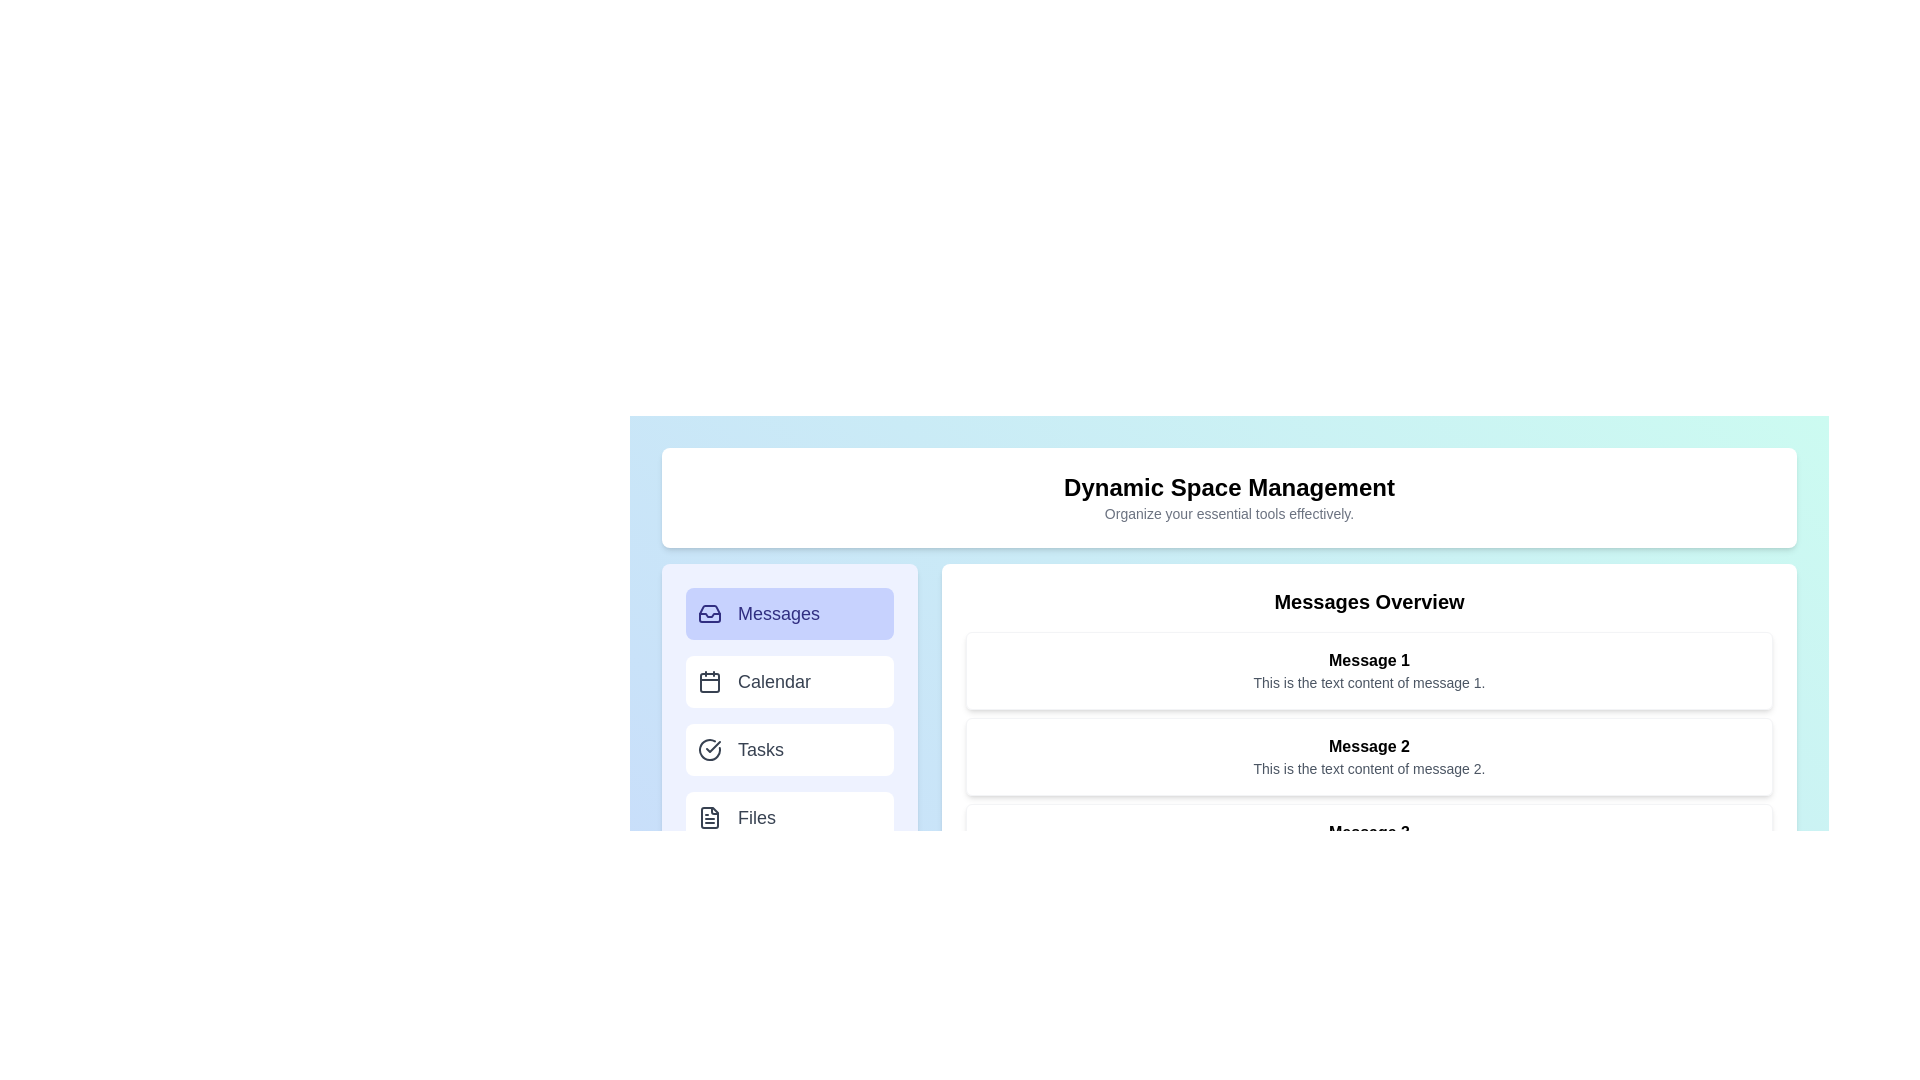 The image size is (1920, 1080). I want to click on the text label that displays 'This is the text content of message 2.' positioned below the title 'Message 2.', so click(1368, 767).